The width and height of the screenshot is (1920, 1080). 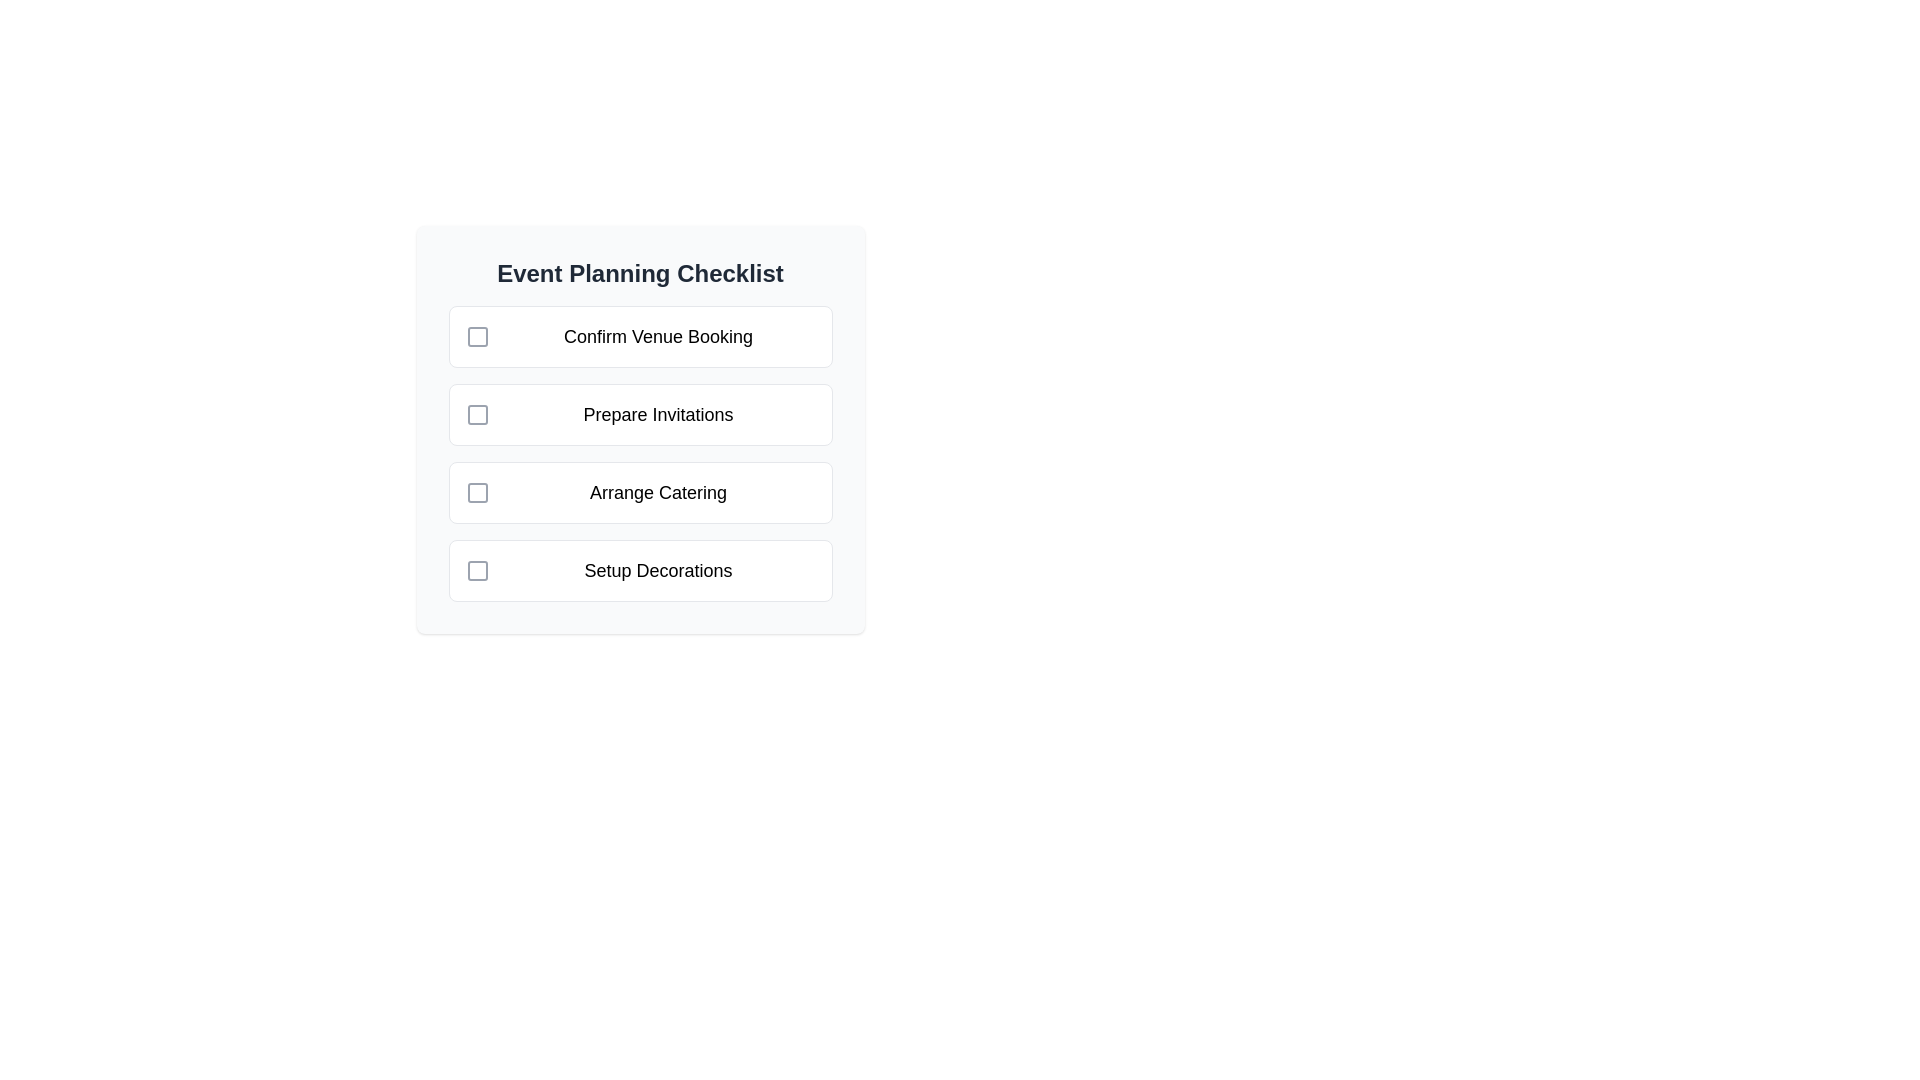 I want to click on the unselected checkbox located next to the text 'Setup Decorations' in the fourth item of the checklist, so click(x=476, y=570).